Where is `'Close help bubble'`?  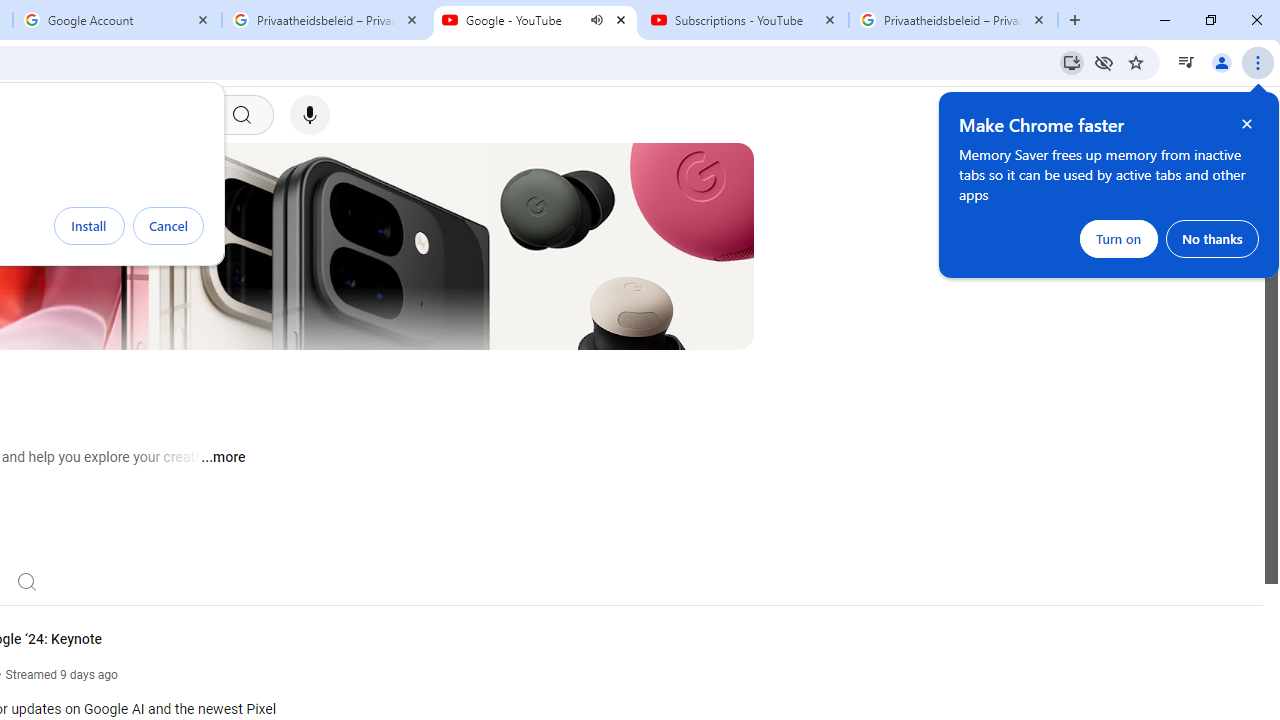
'Close help bubble' is located at coordinates (1246, 124).